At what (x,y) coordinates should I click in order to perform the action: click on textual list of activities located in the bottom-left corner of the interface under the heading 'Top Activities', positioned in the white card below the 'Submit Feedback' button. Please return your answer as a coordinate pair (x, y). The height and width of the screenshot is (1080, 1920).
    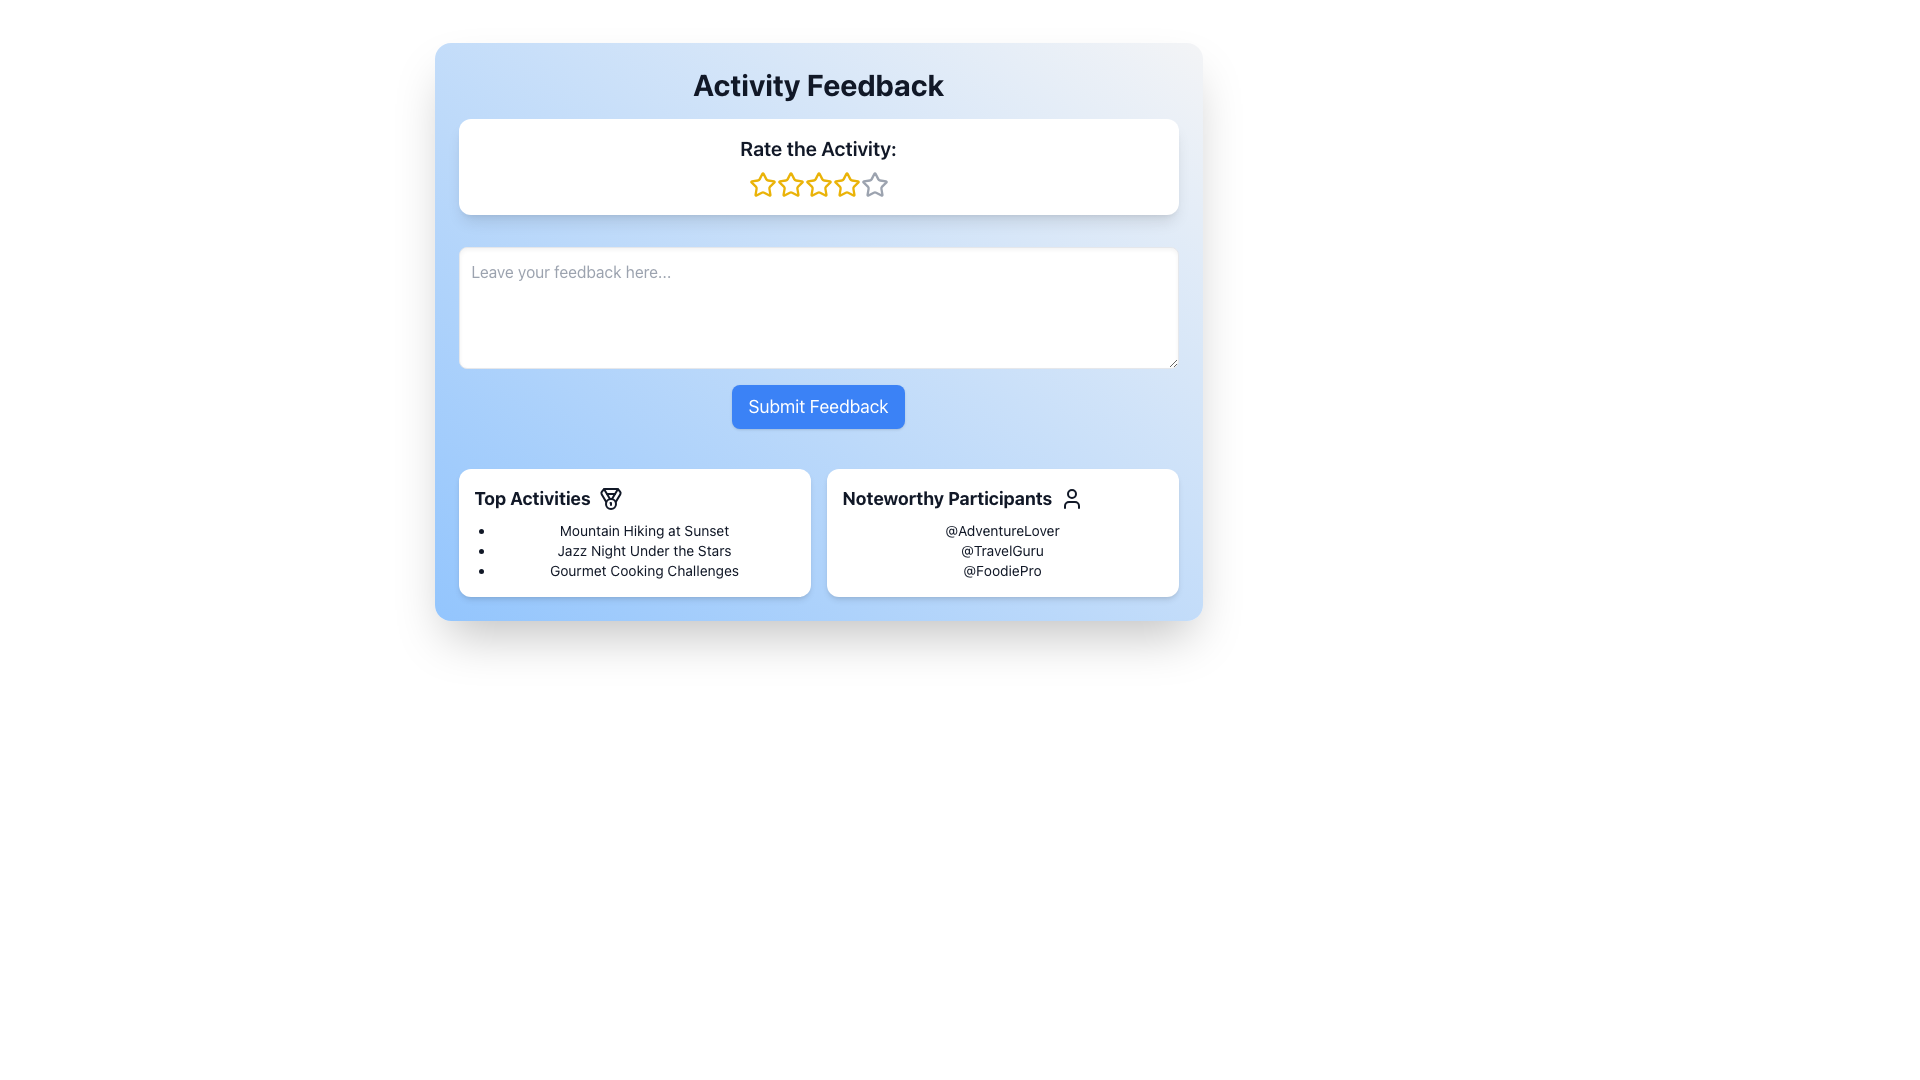
    Looking at the image, I should click on (633, 551).